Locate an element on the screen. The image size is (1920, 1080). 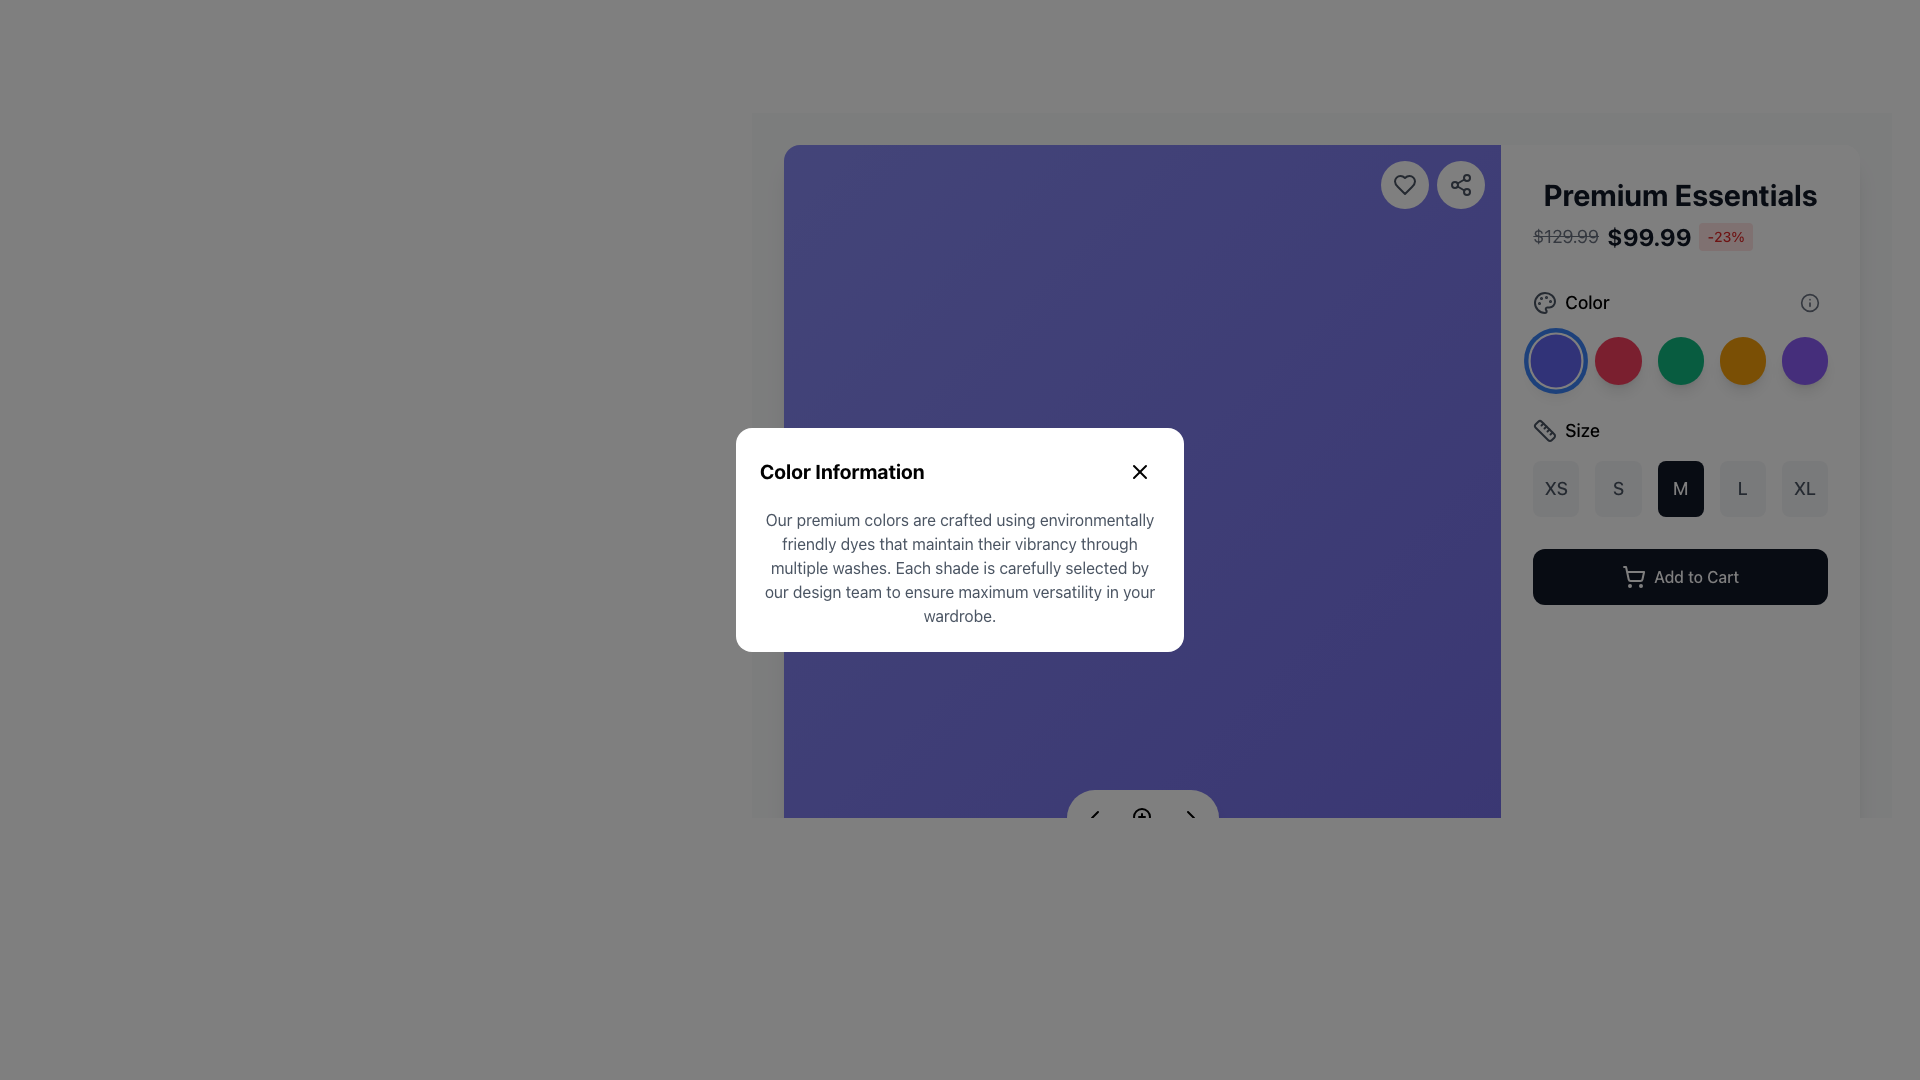
the 'S' size selection button, which is the second button in a row of five labeled 'XS', 'S', 'M', 'L', and 'XL', located beneath the 'Size' label is located at coordinates (1618, 489).